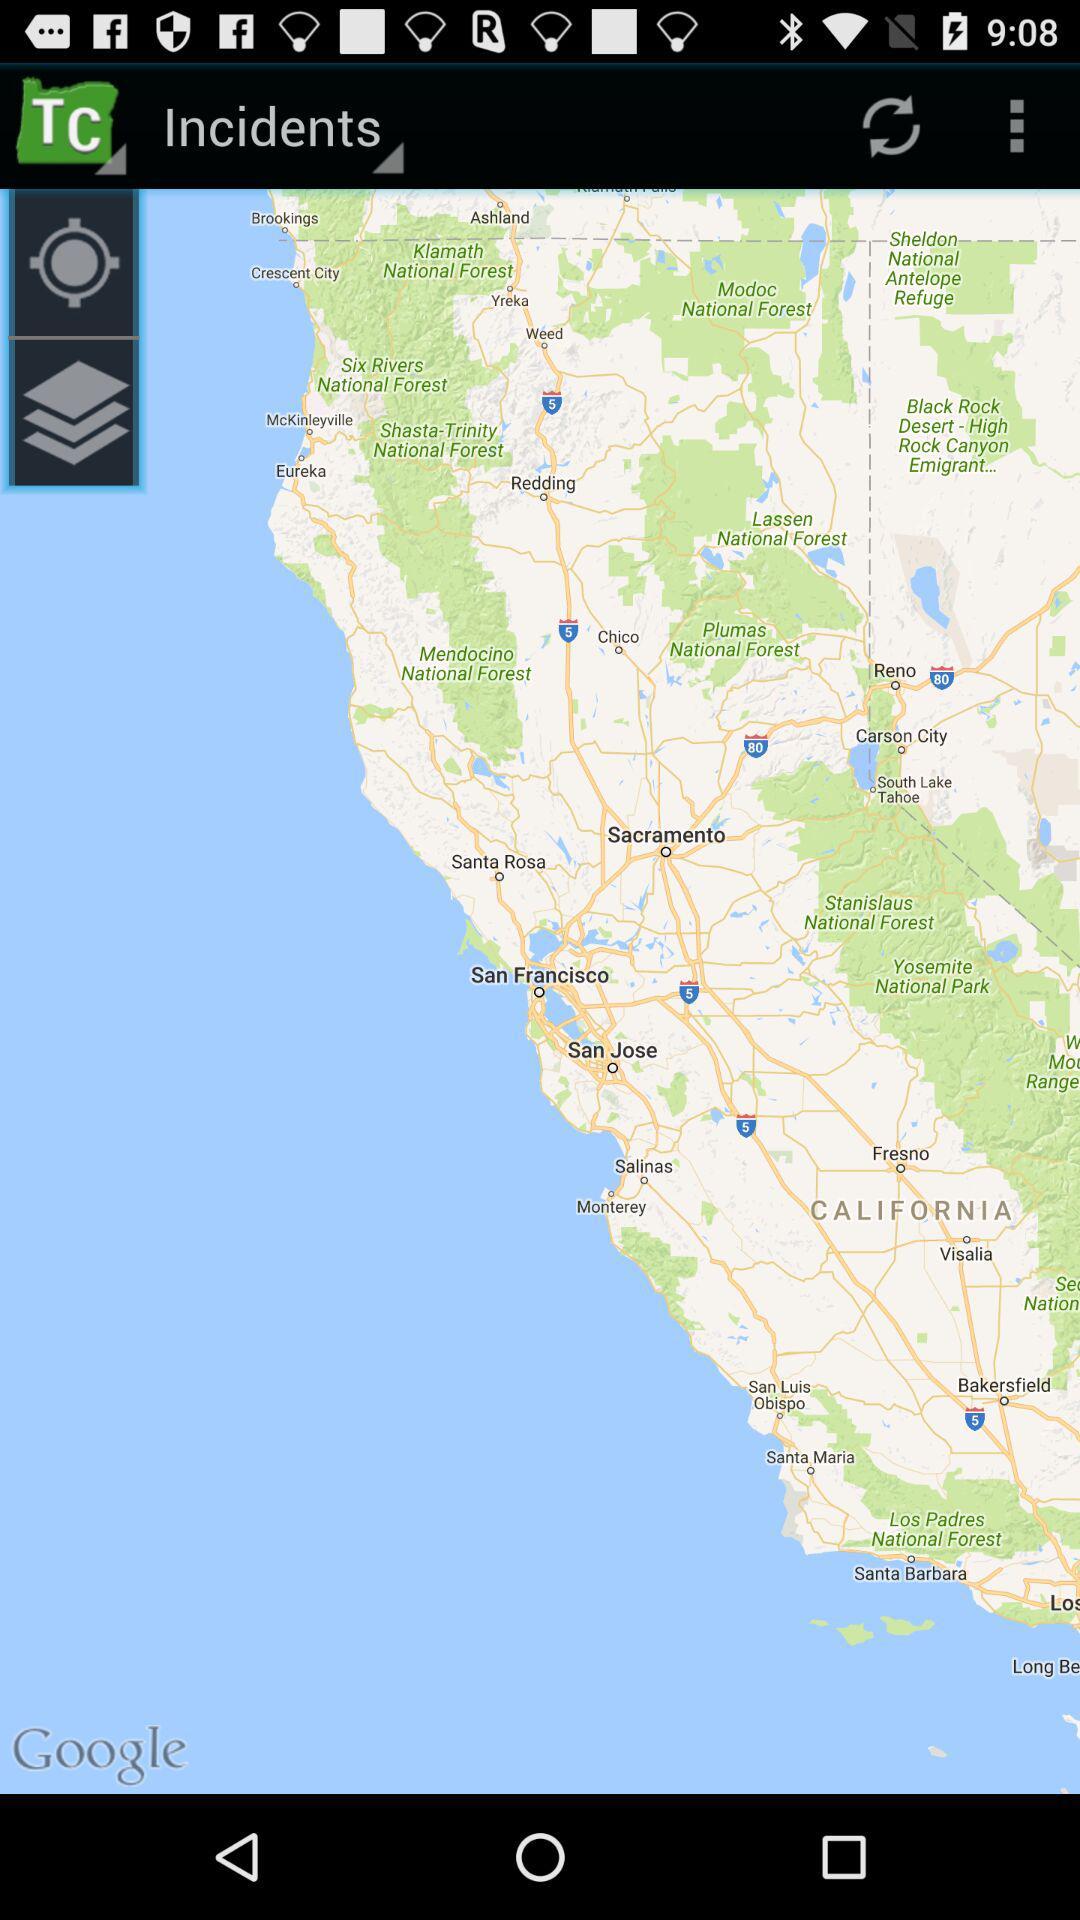  I want to click on the location_crosshair icon, so click(72, 279).